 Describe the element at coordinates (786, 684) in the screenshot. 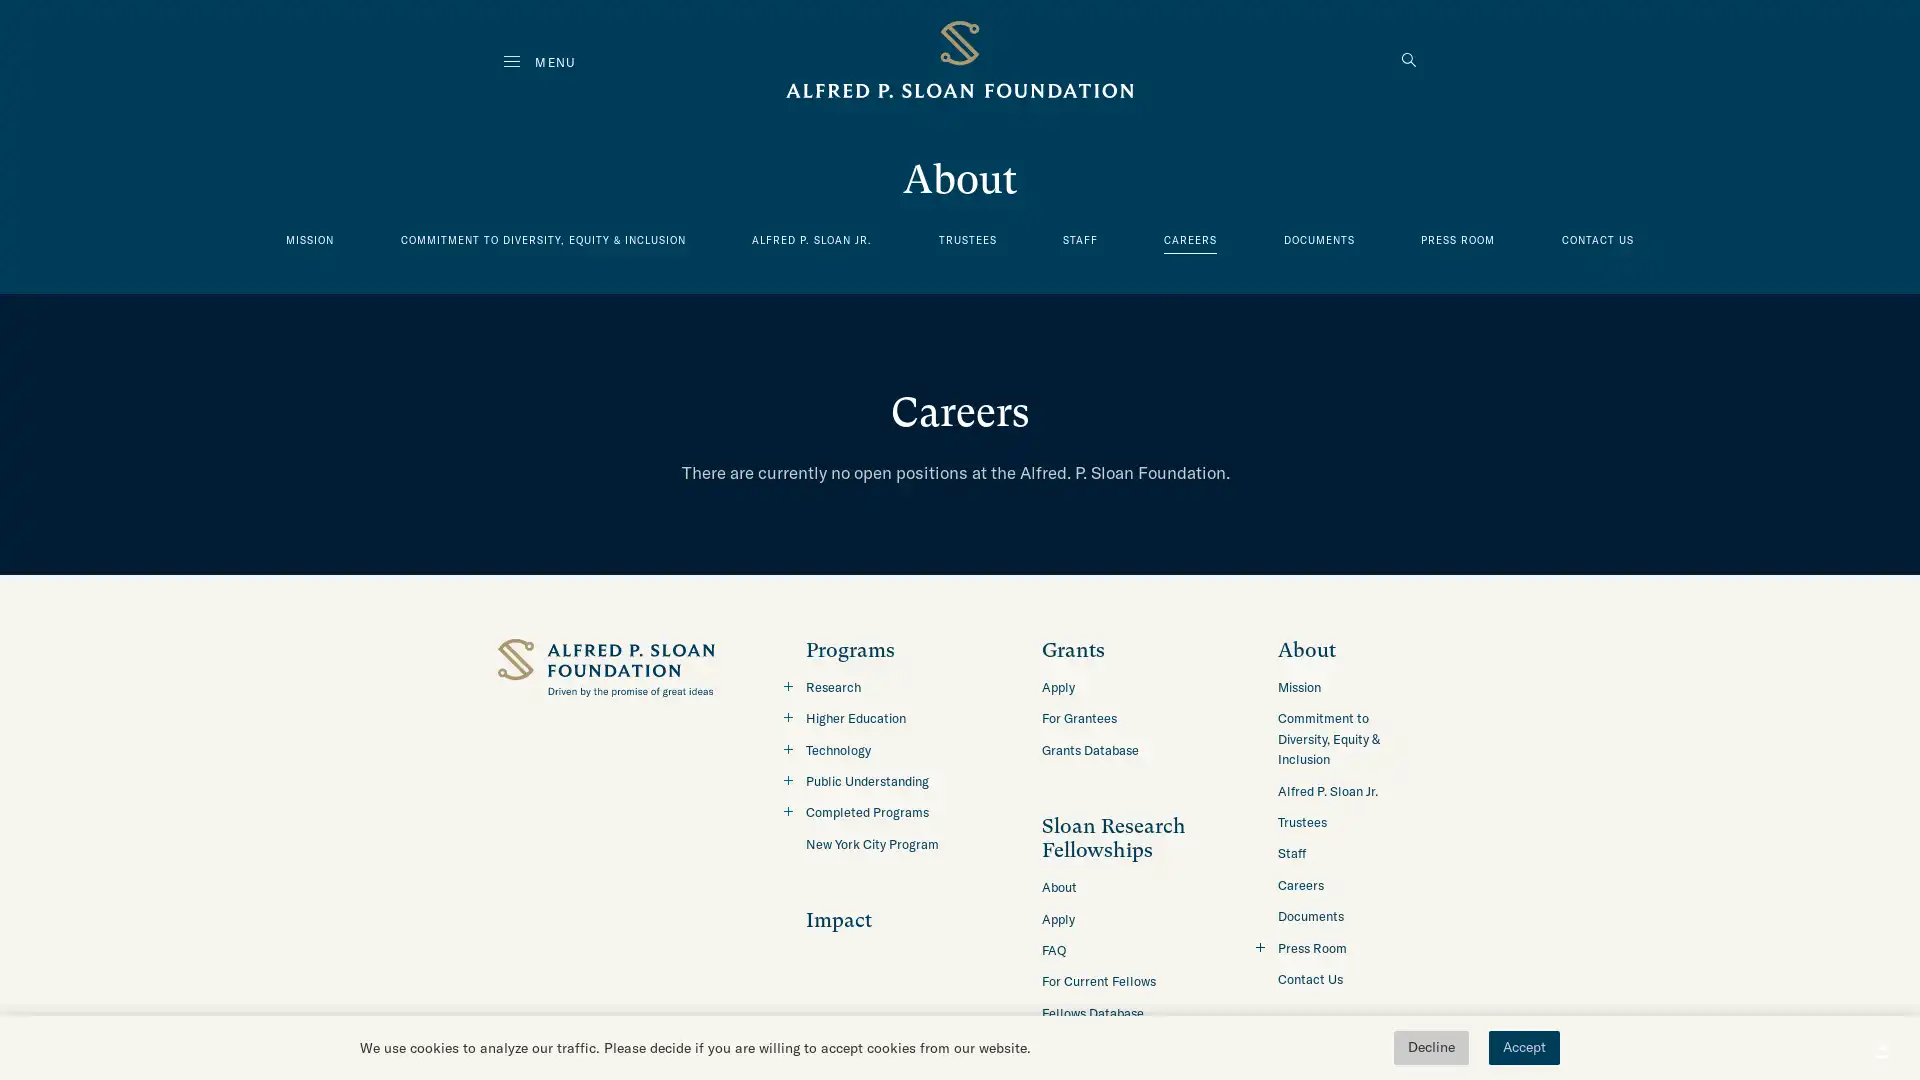

I see `Click to expand this navigation menu` at that location.